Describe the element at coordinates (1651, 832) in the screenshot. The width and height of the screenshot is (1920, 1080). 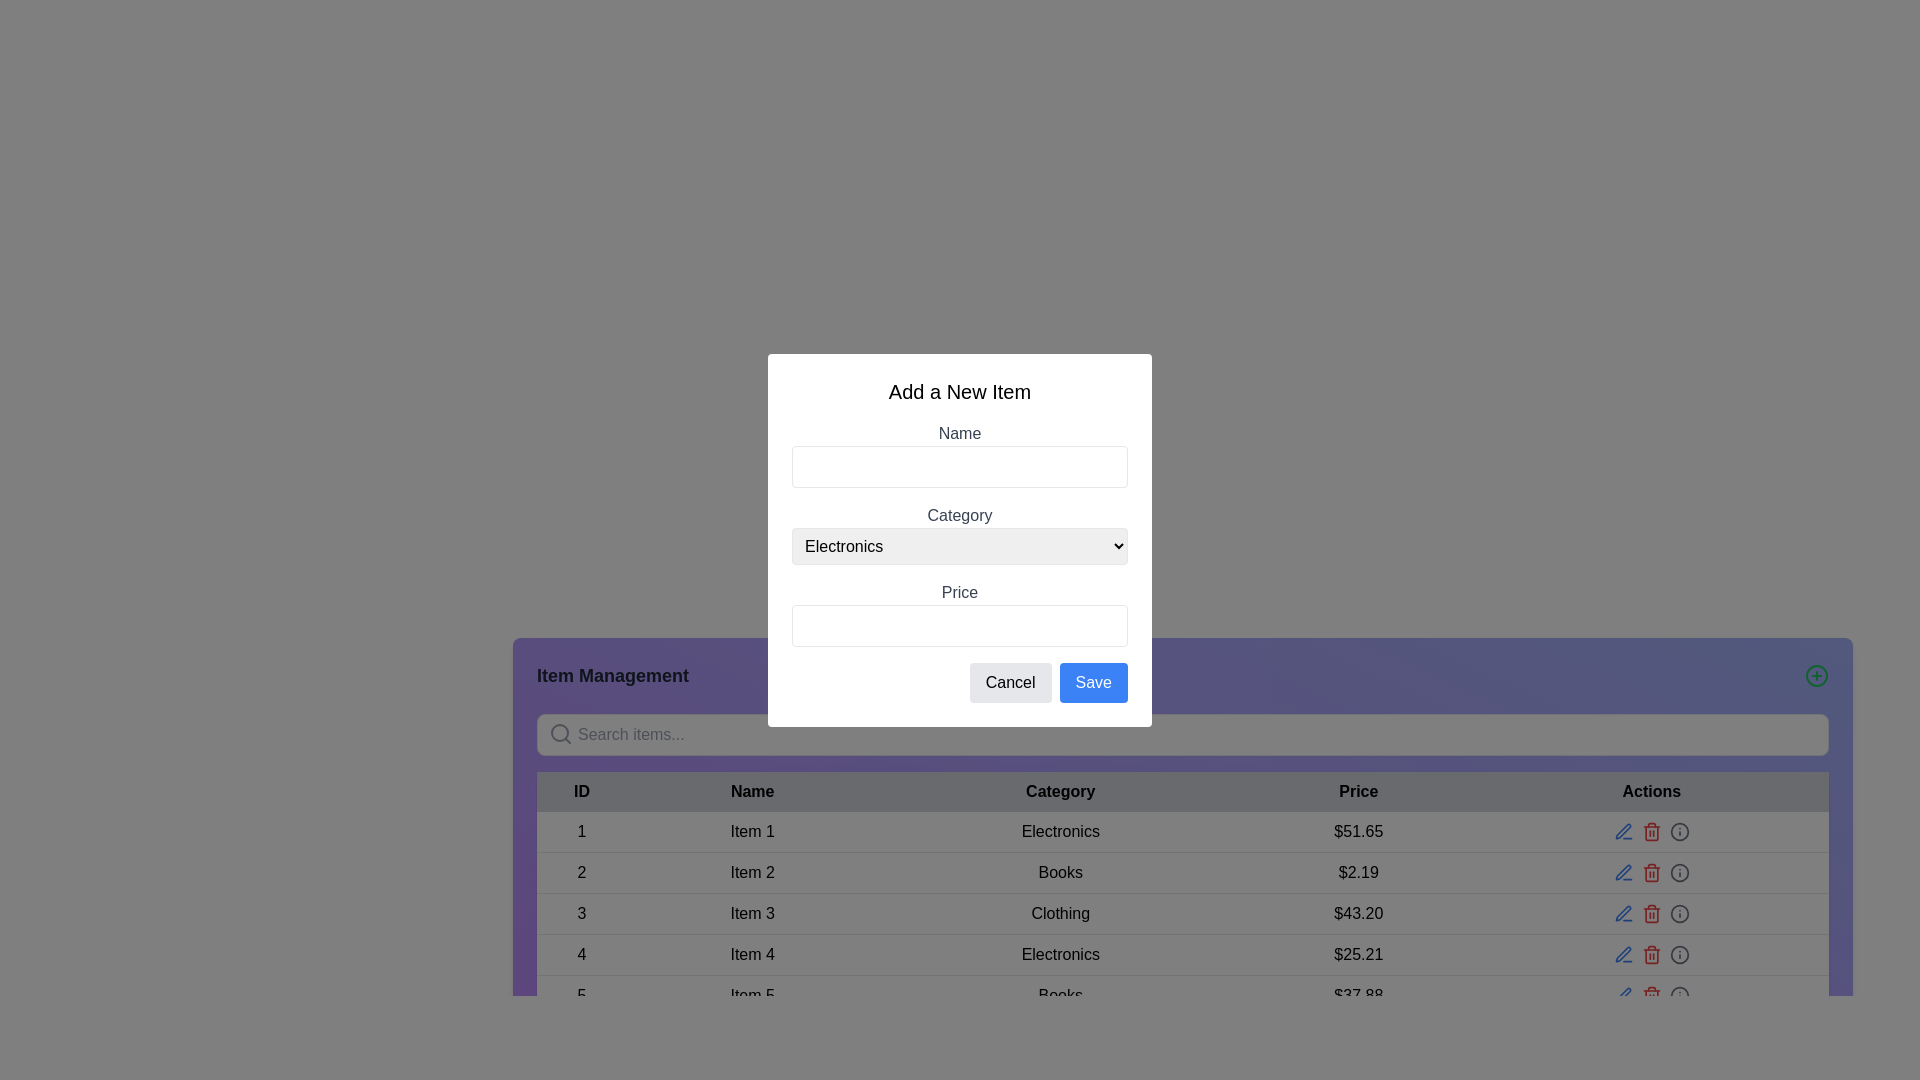
I see `the trash can icon located in the 'Actions' column of the data table to change its color to a darker red` at that location.